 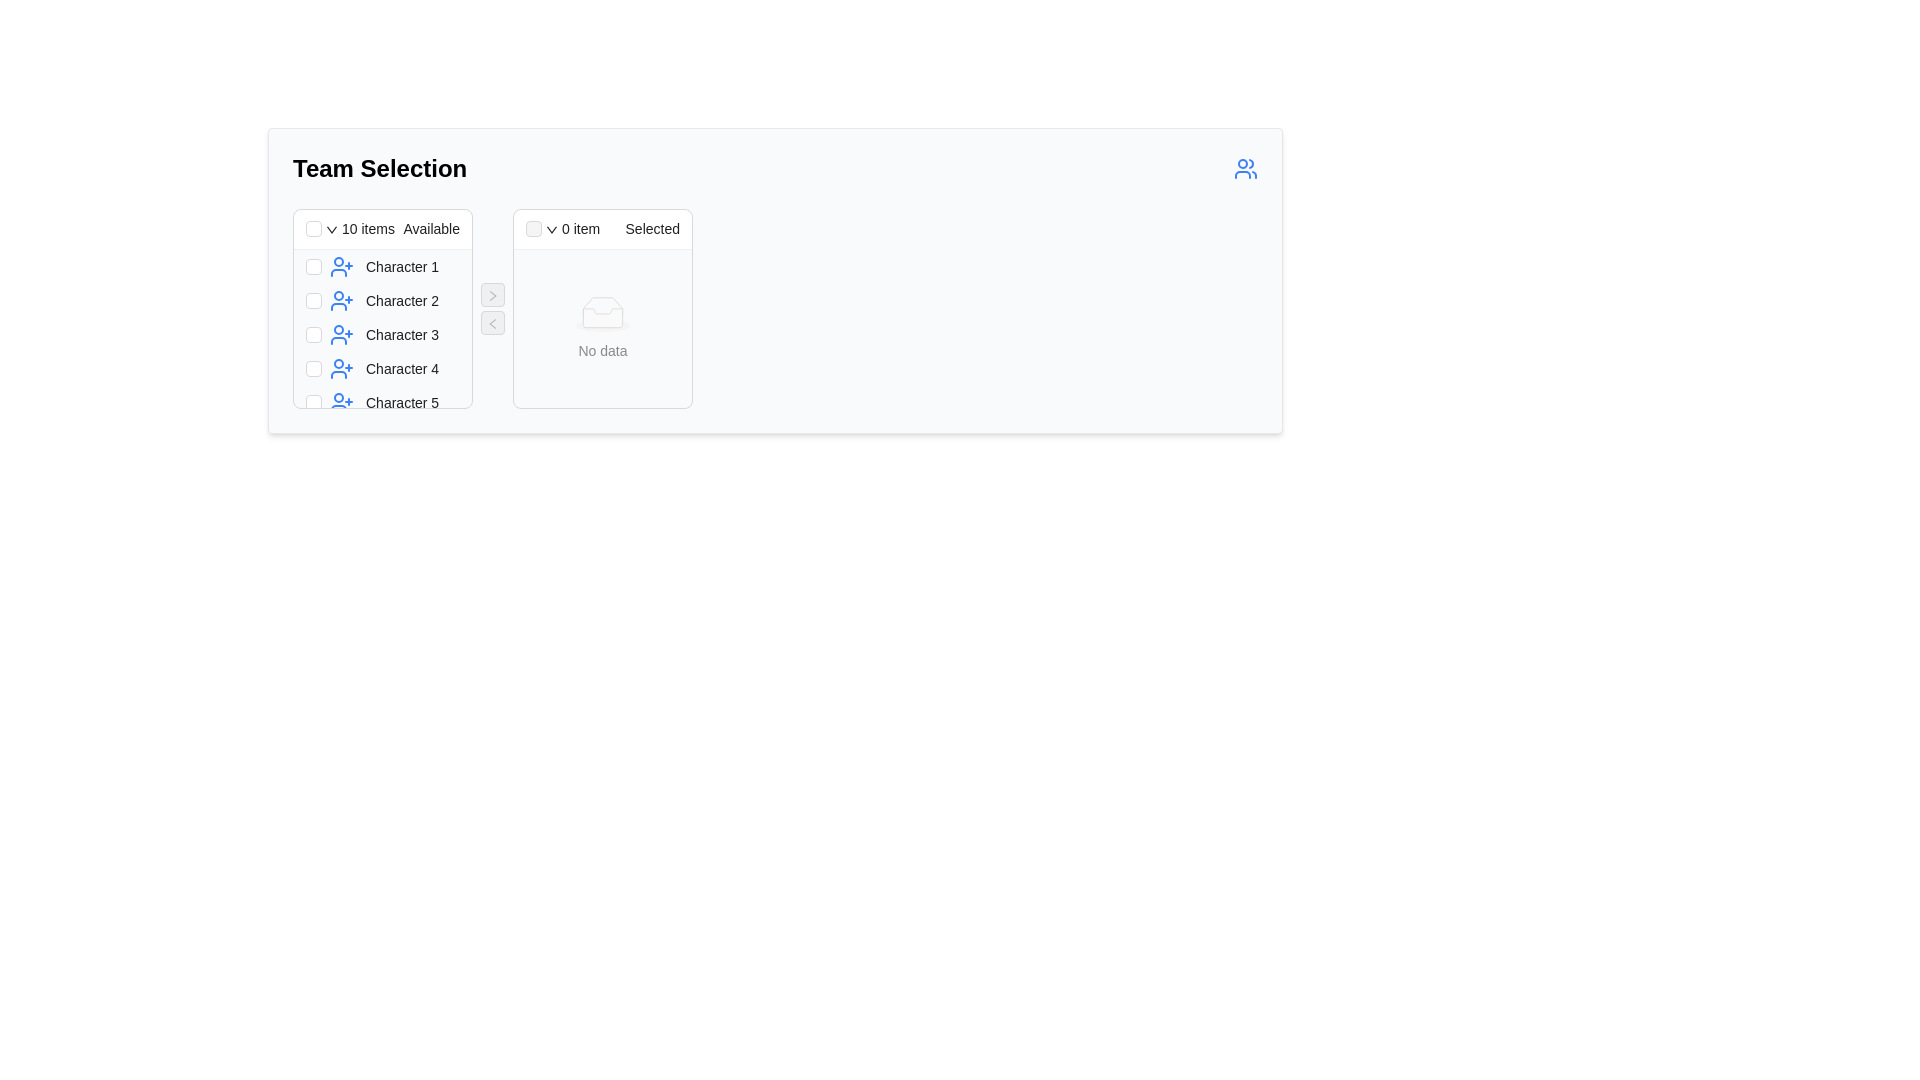 What do you see at coordinates (368, 227) in the screenshot?
I see `the text label displaying '10 items', which is located in the left panel of the interface, positioned between a checkbox and a dropdown icon, and to the left of the text 'Available'` at bounding box center [368, 227].